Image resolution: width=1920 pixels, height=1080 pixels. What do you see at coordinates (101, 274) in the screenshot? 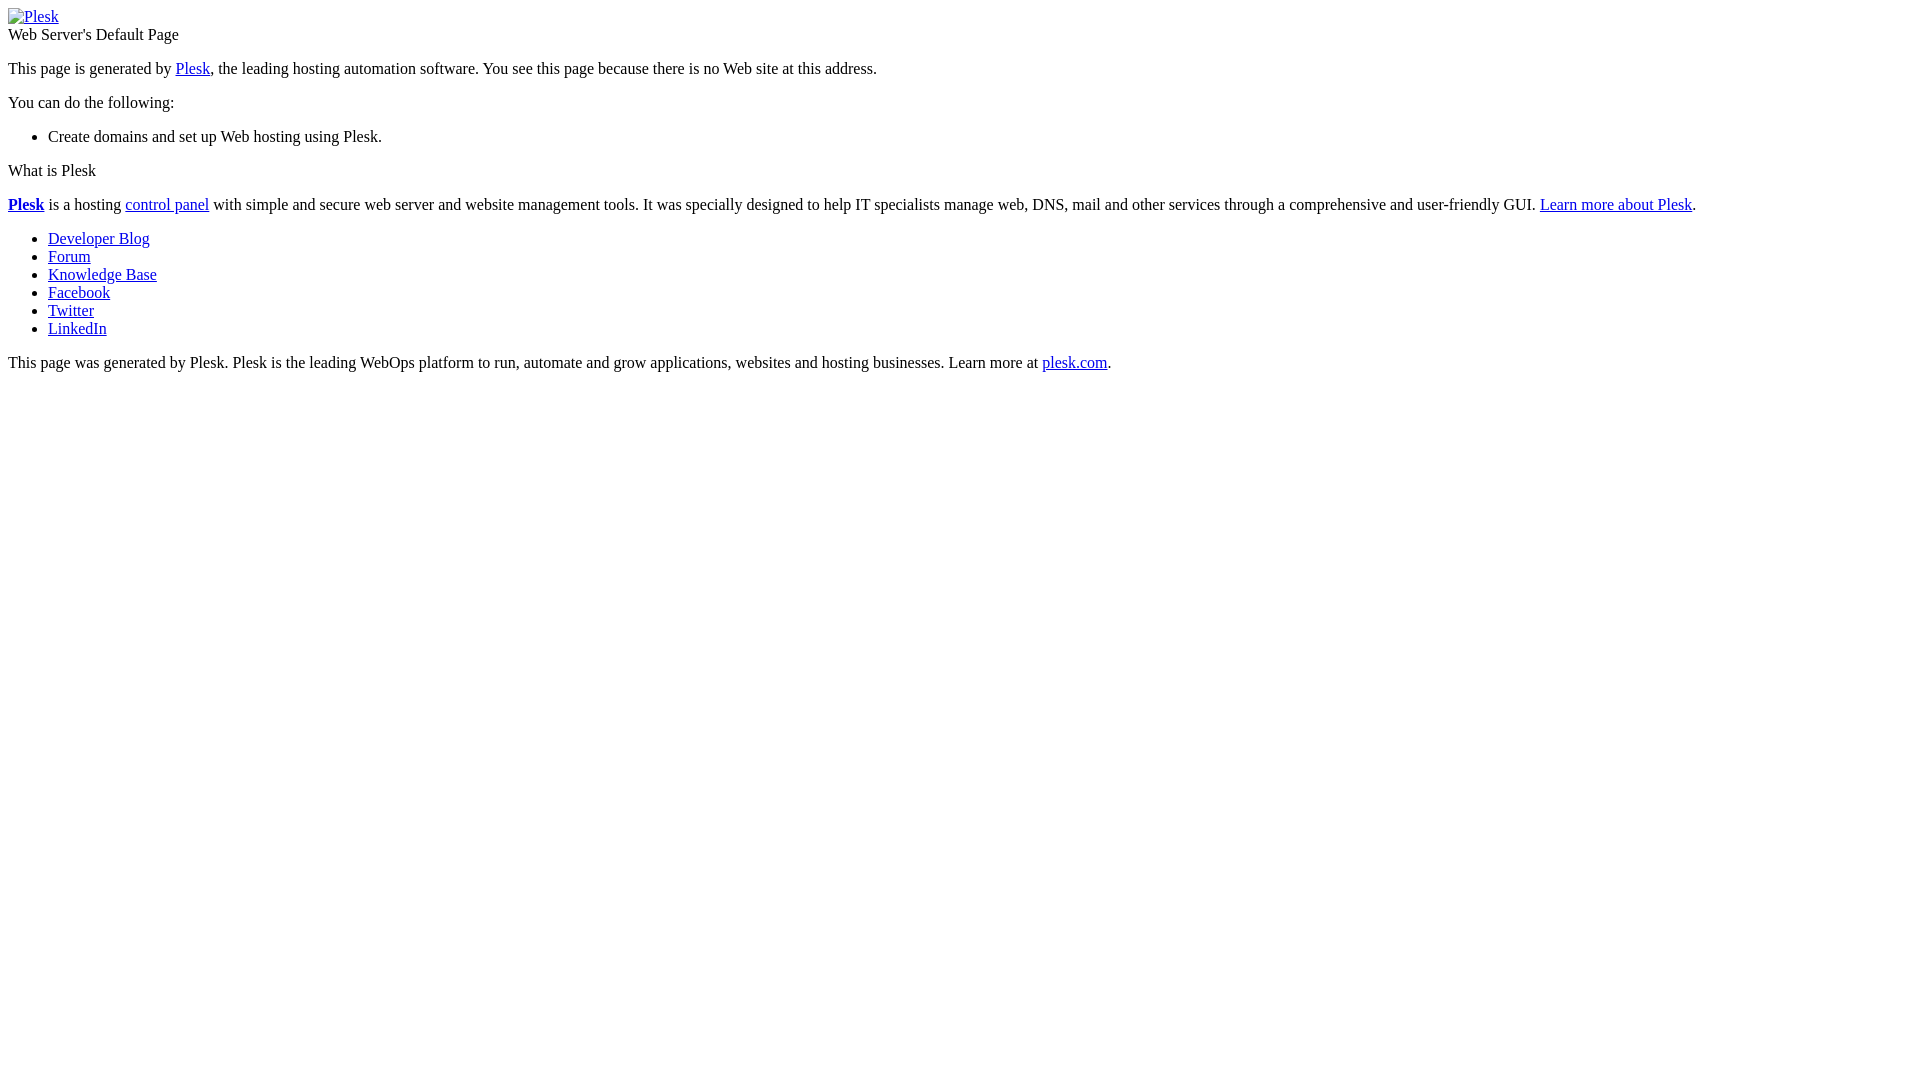
I see `'Knowledge Base'` at bounding box center [101, 274].